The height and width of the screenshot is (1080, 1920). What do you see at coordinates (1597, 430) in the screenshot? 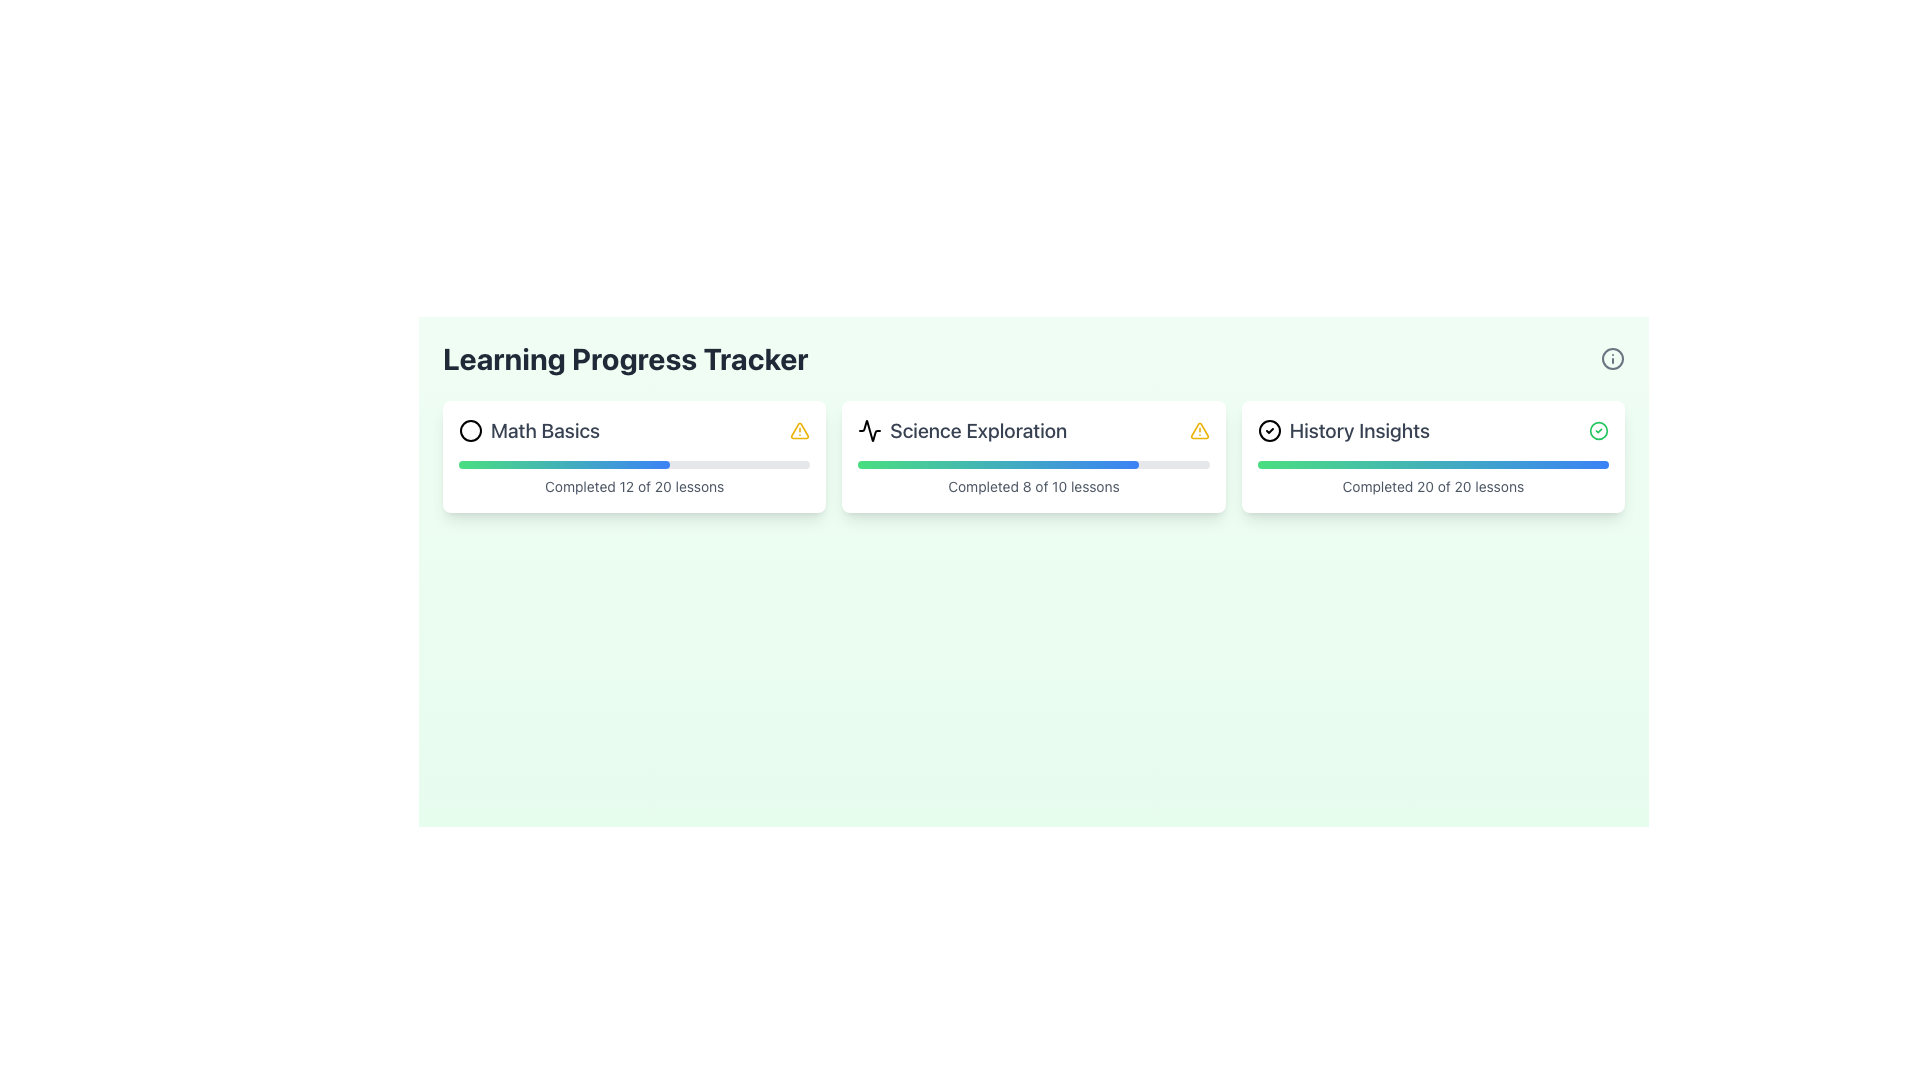
I see `the green circular checkmark icon indicating a completed state, located in the top-right corner of the 'History Insights' section` at bounding box center [1597, 430].